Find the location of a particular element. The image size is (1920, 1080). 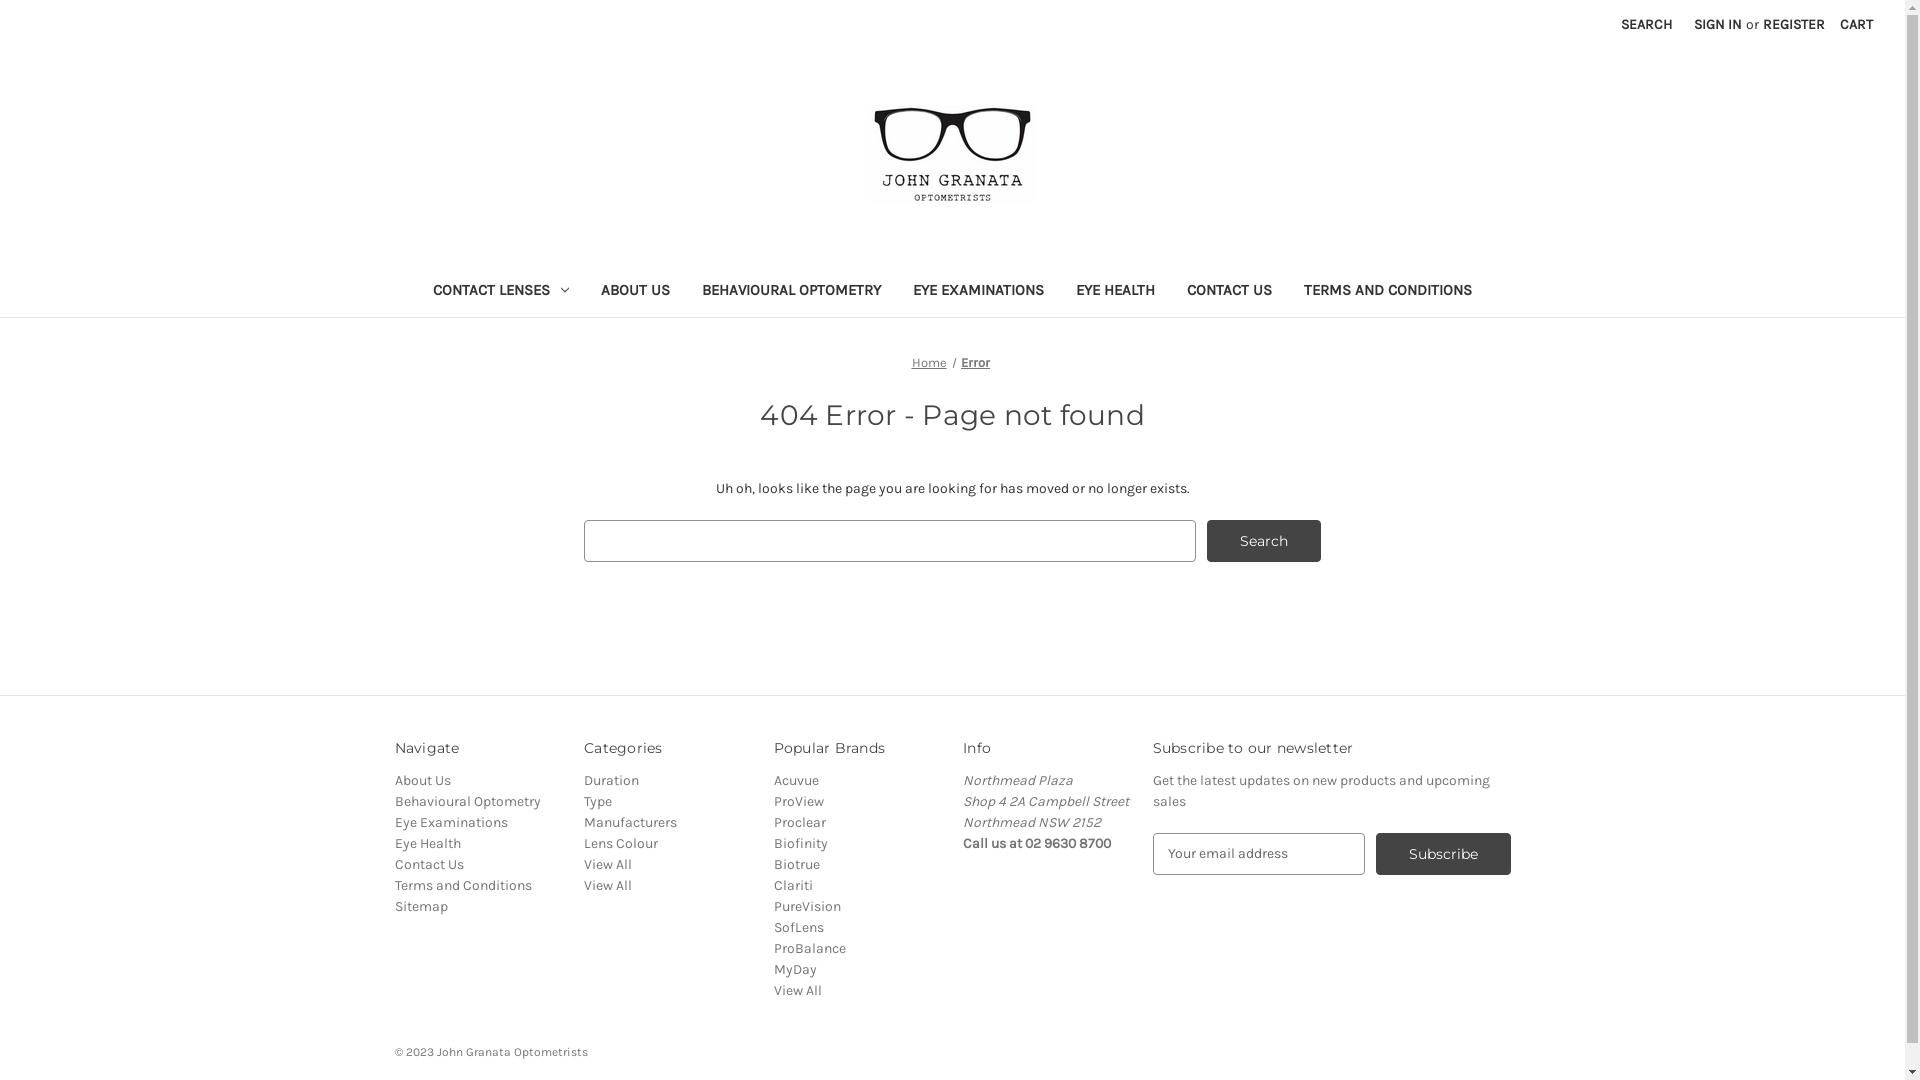

'John Granata Optometrists' is located at coordinates (950, 153).